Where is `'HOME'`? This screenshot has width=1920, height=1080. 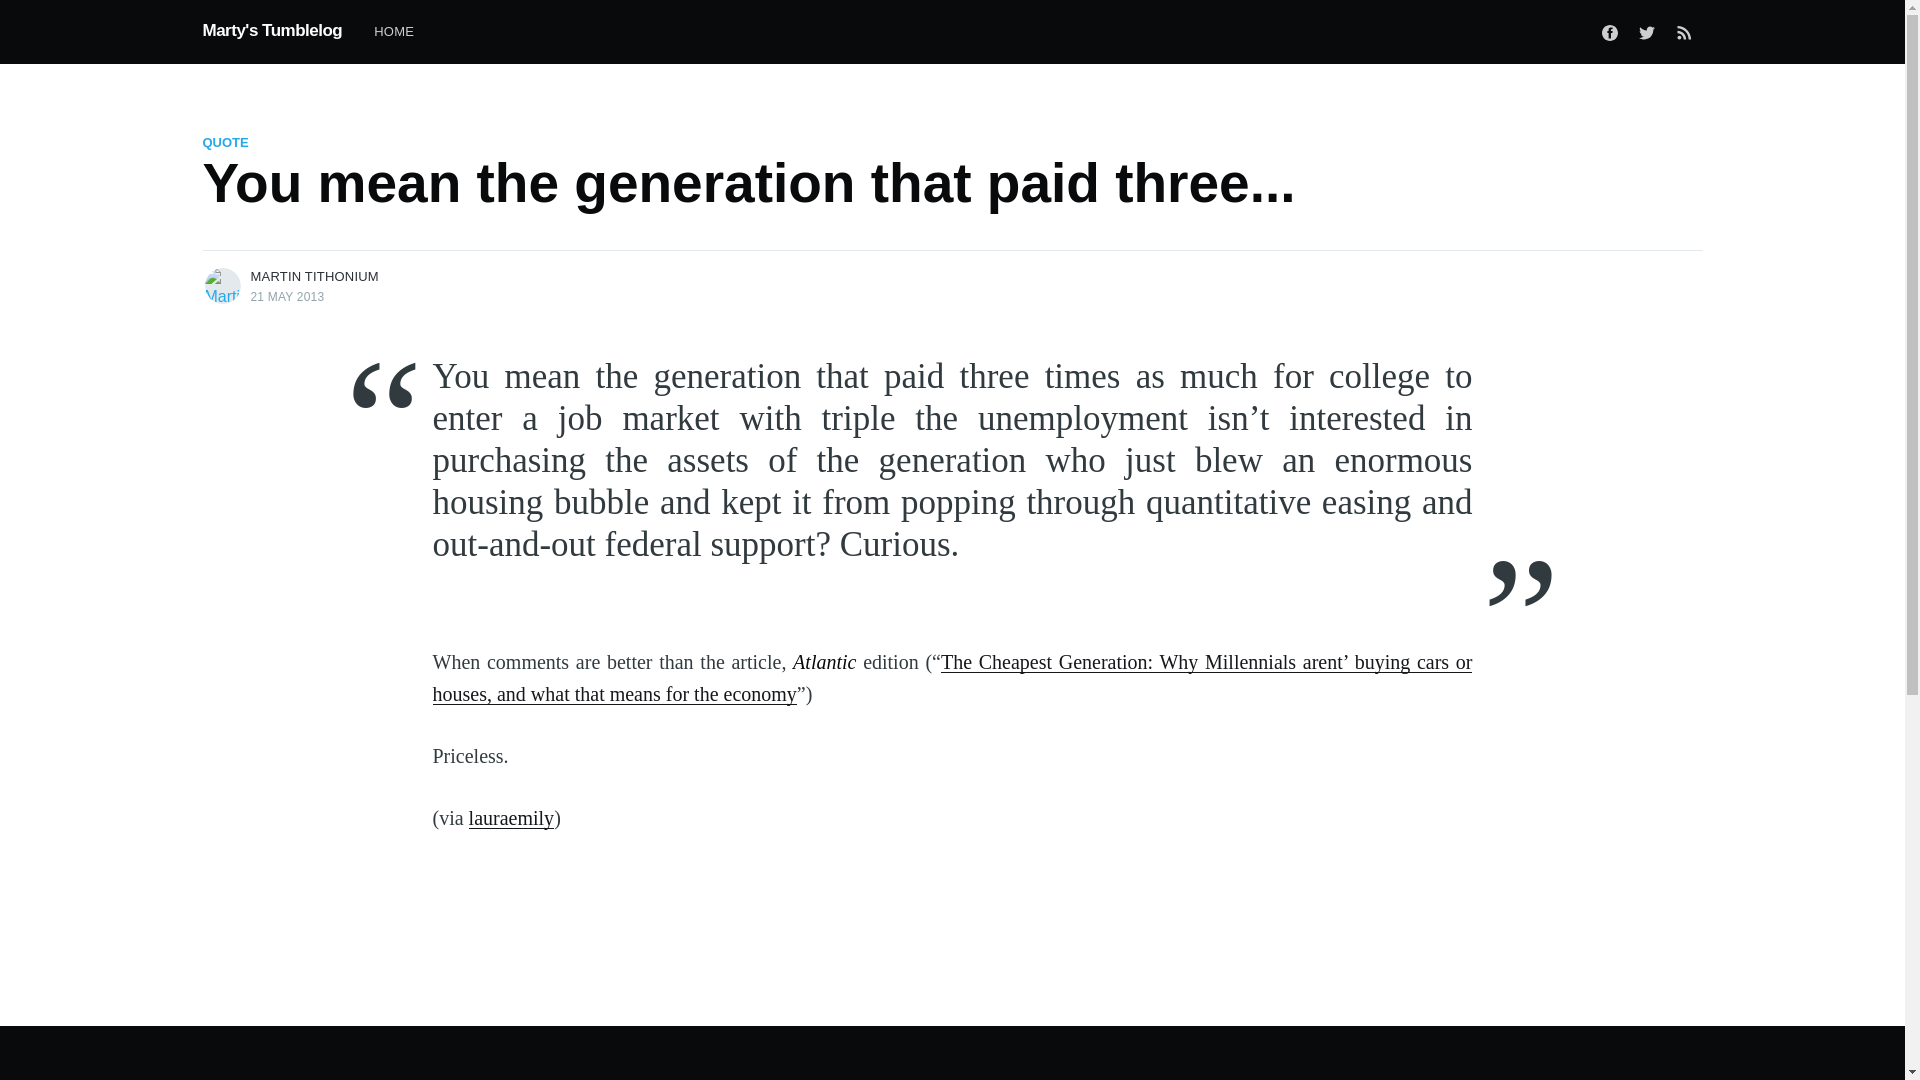 'HOME' is located at coordinates (393, 32).